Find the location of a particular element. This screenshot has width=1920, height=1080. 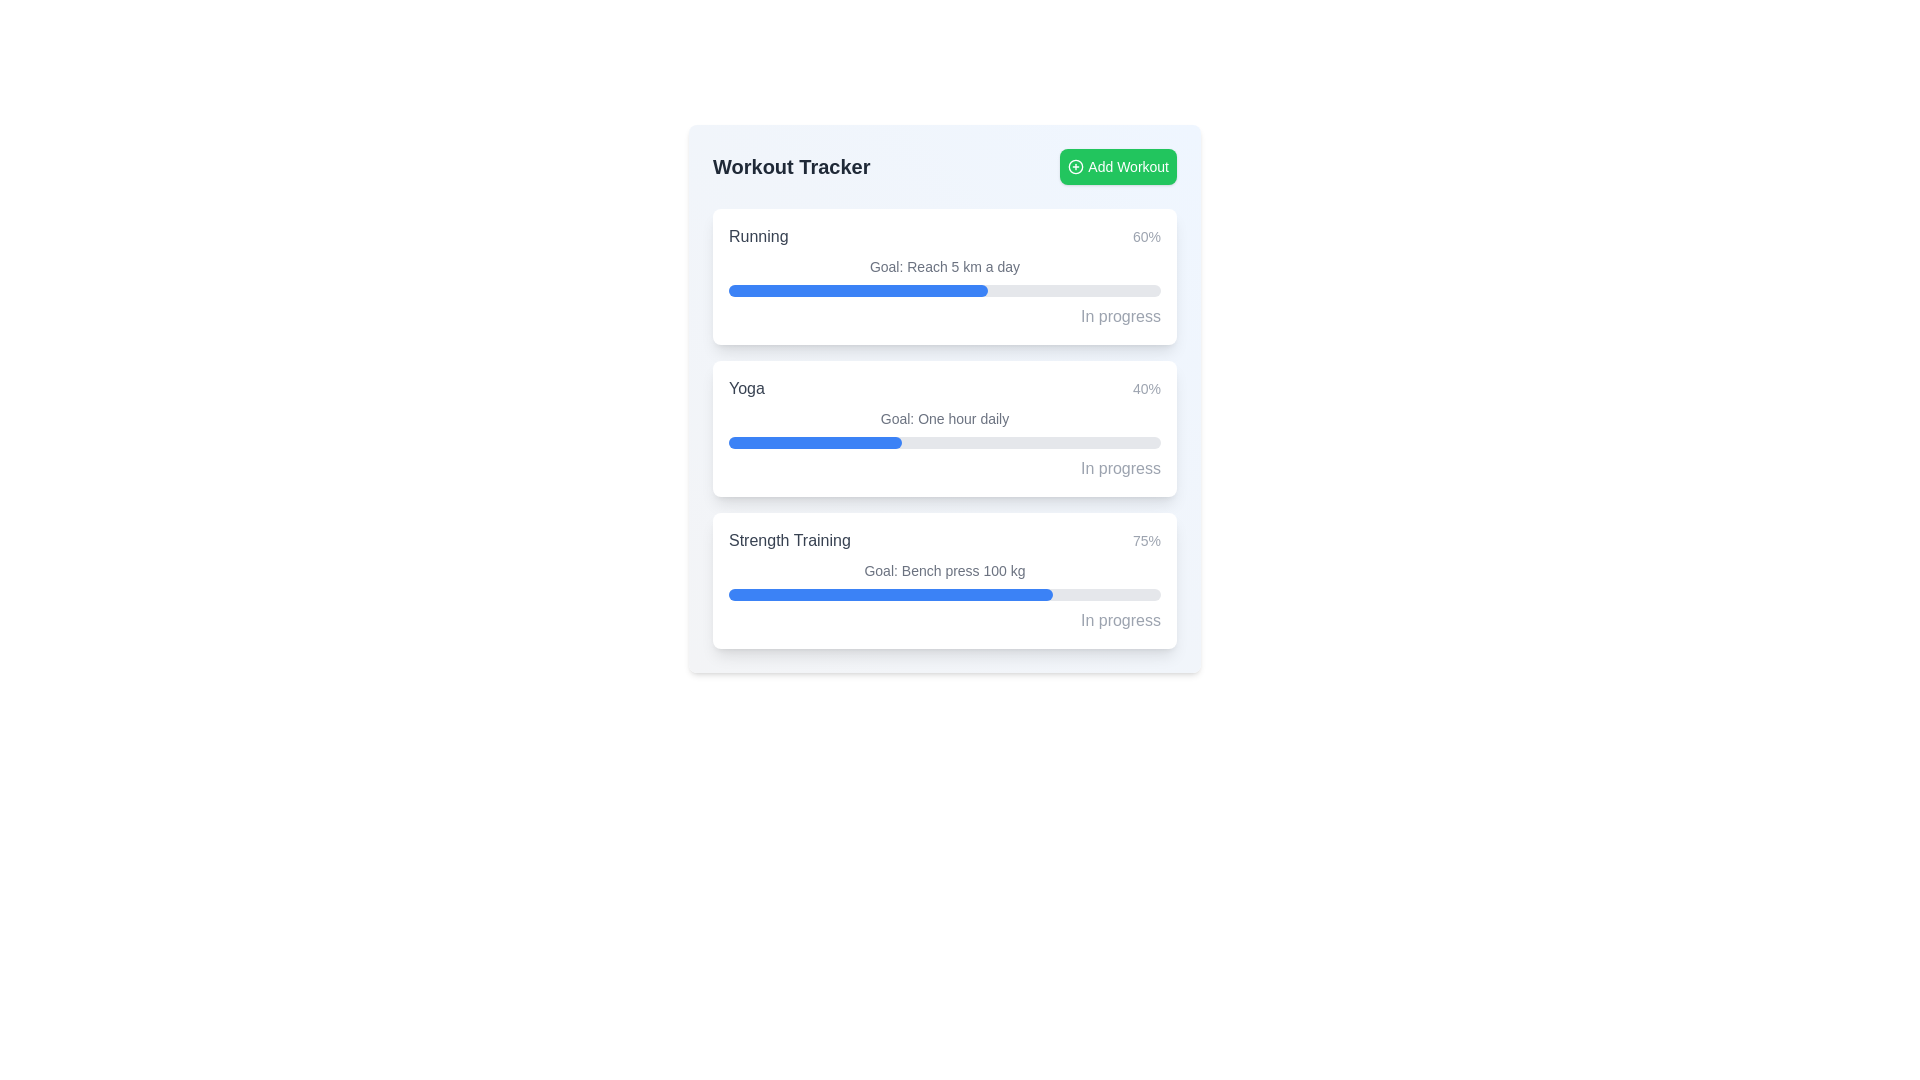

the Text Label indicating the name or title of a workout category, located at the top-left corner of the second card in the workout tracker interface is located at coordinates (745, 389).